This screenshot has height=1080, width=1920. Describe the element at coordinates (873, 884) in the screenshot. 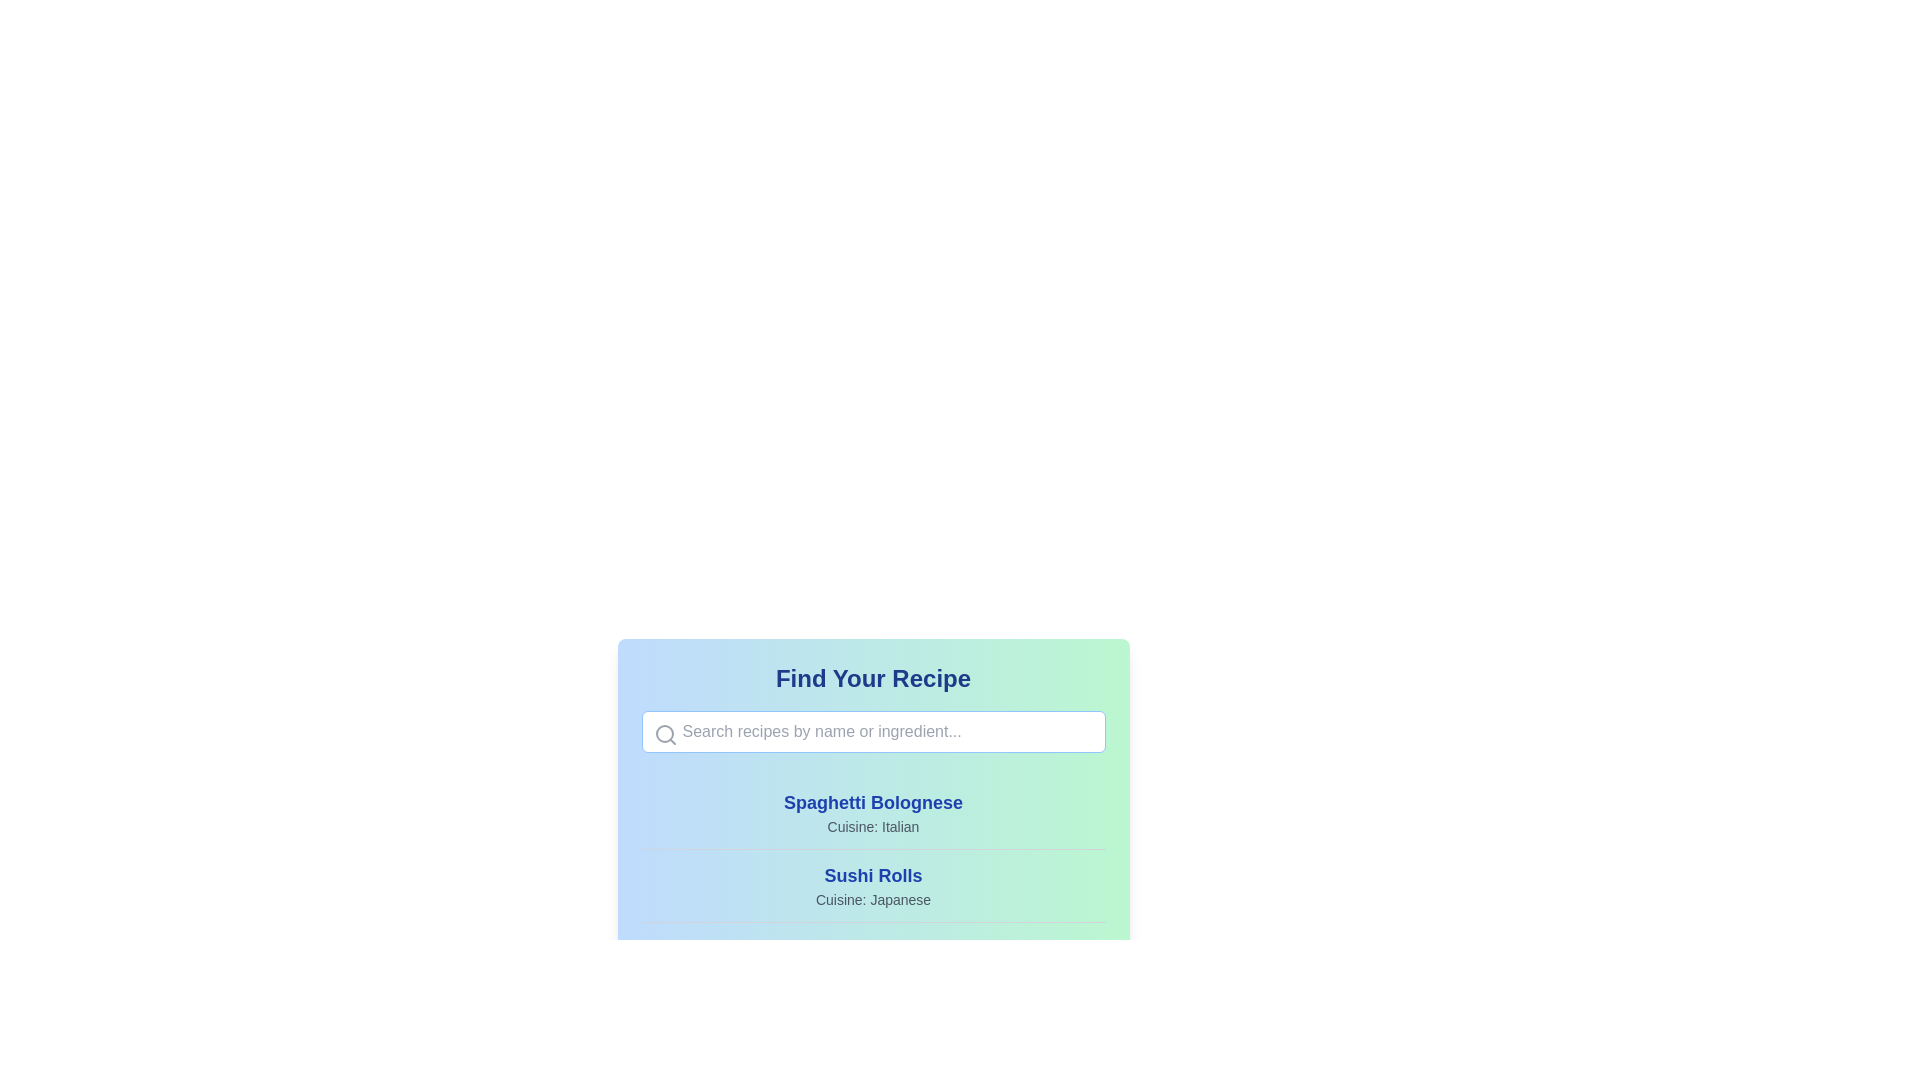

I see `the second clickable list item displaying 'Sushi Rolls' and 'Cuisine: Japanese'` at that location.